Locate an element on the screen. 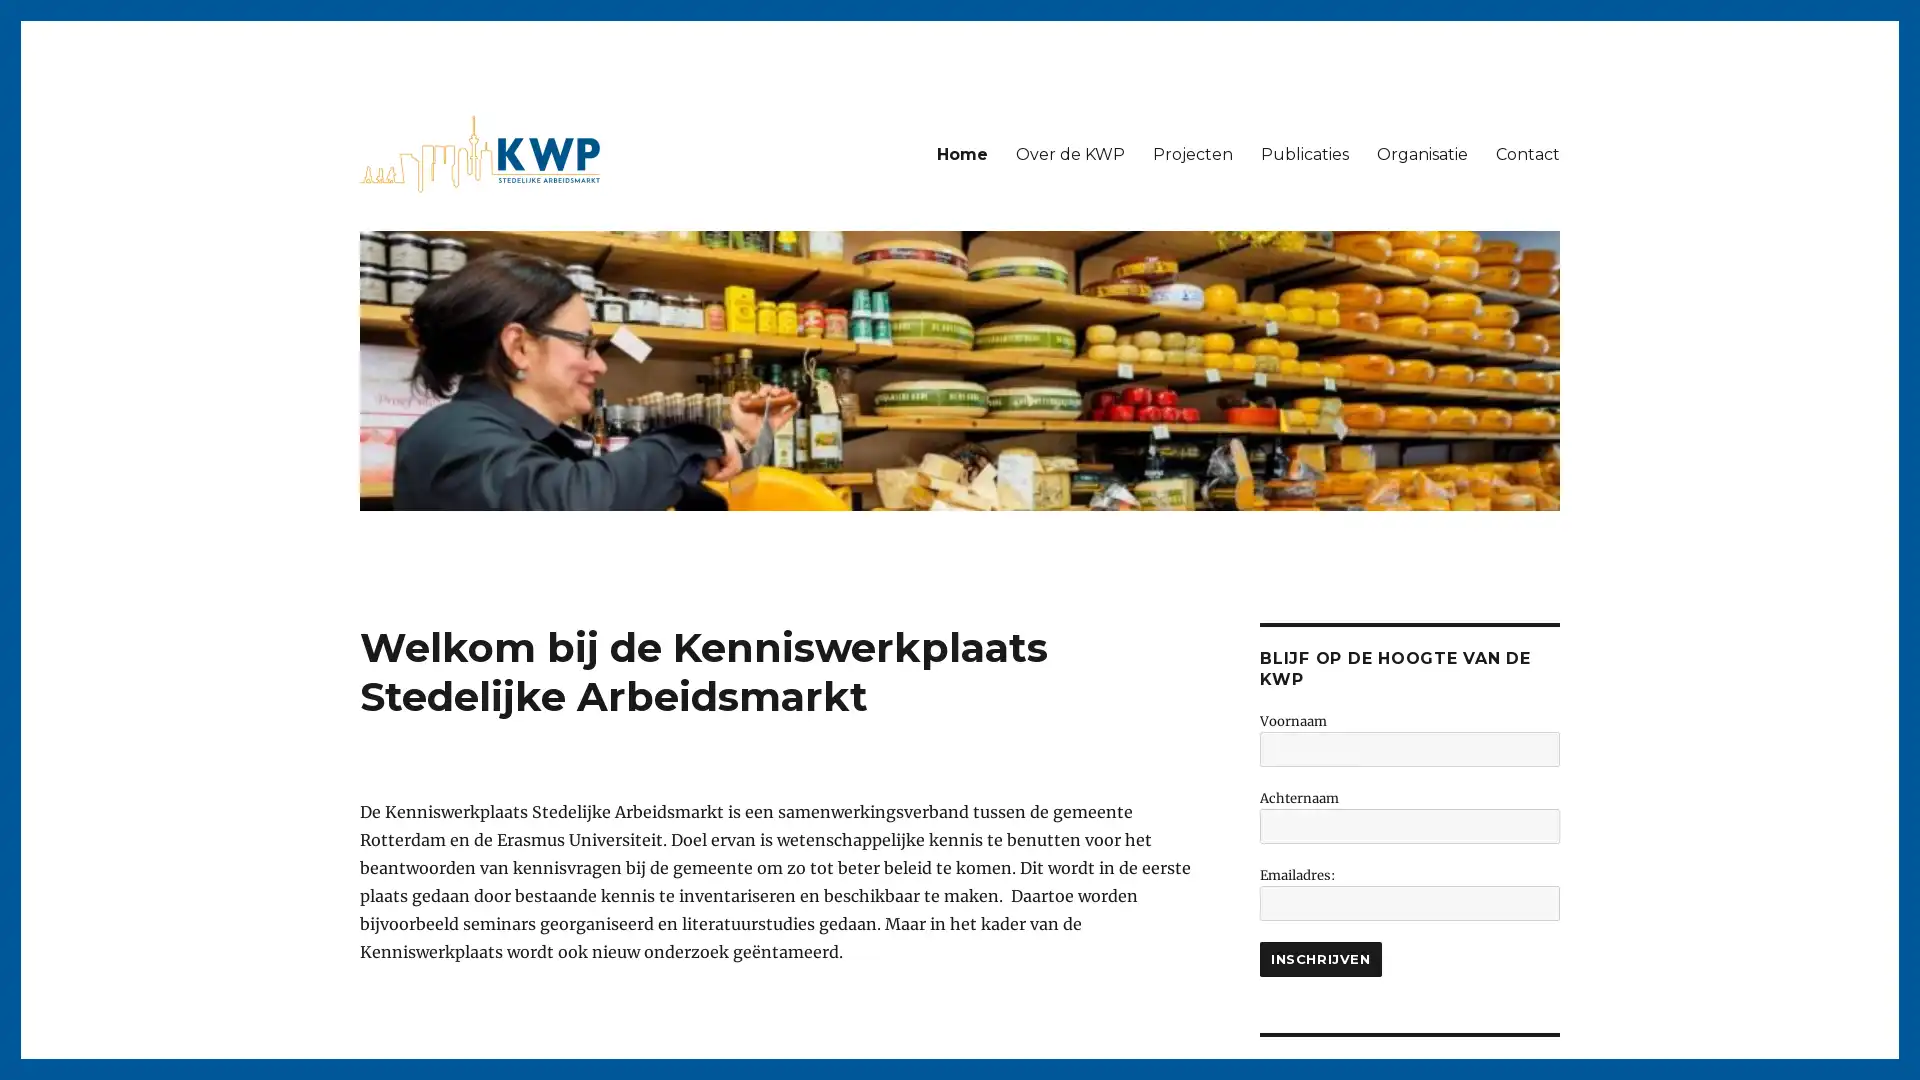 This screenshot has height=1080, width=1920. Inschrijven is located at coordinates (1320, 958).